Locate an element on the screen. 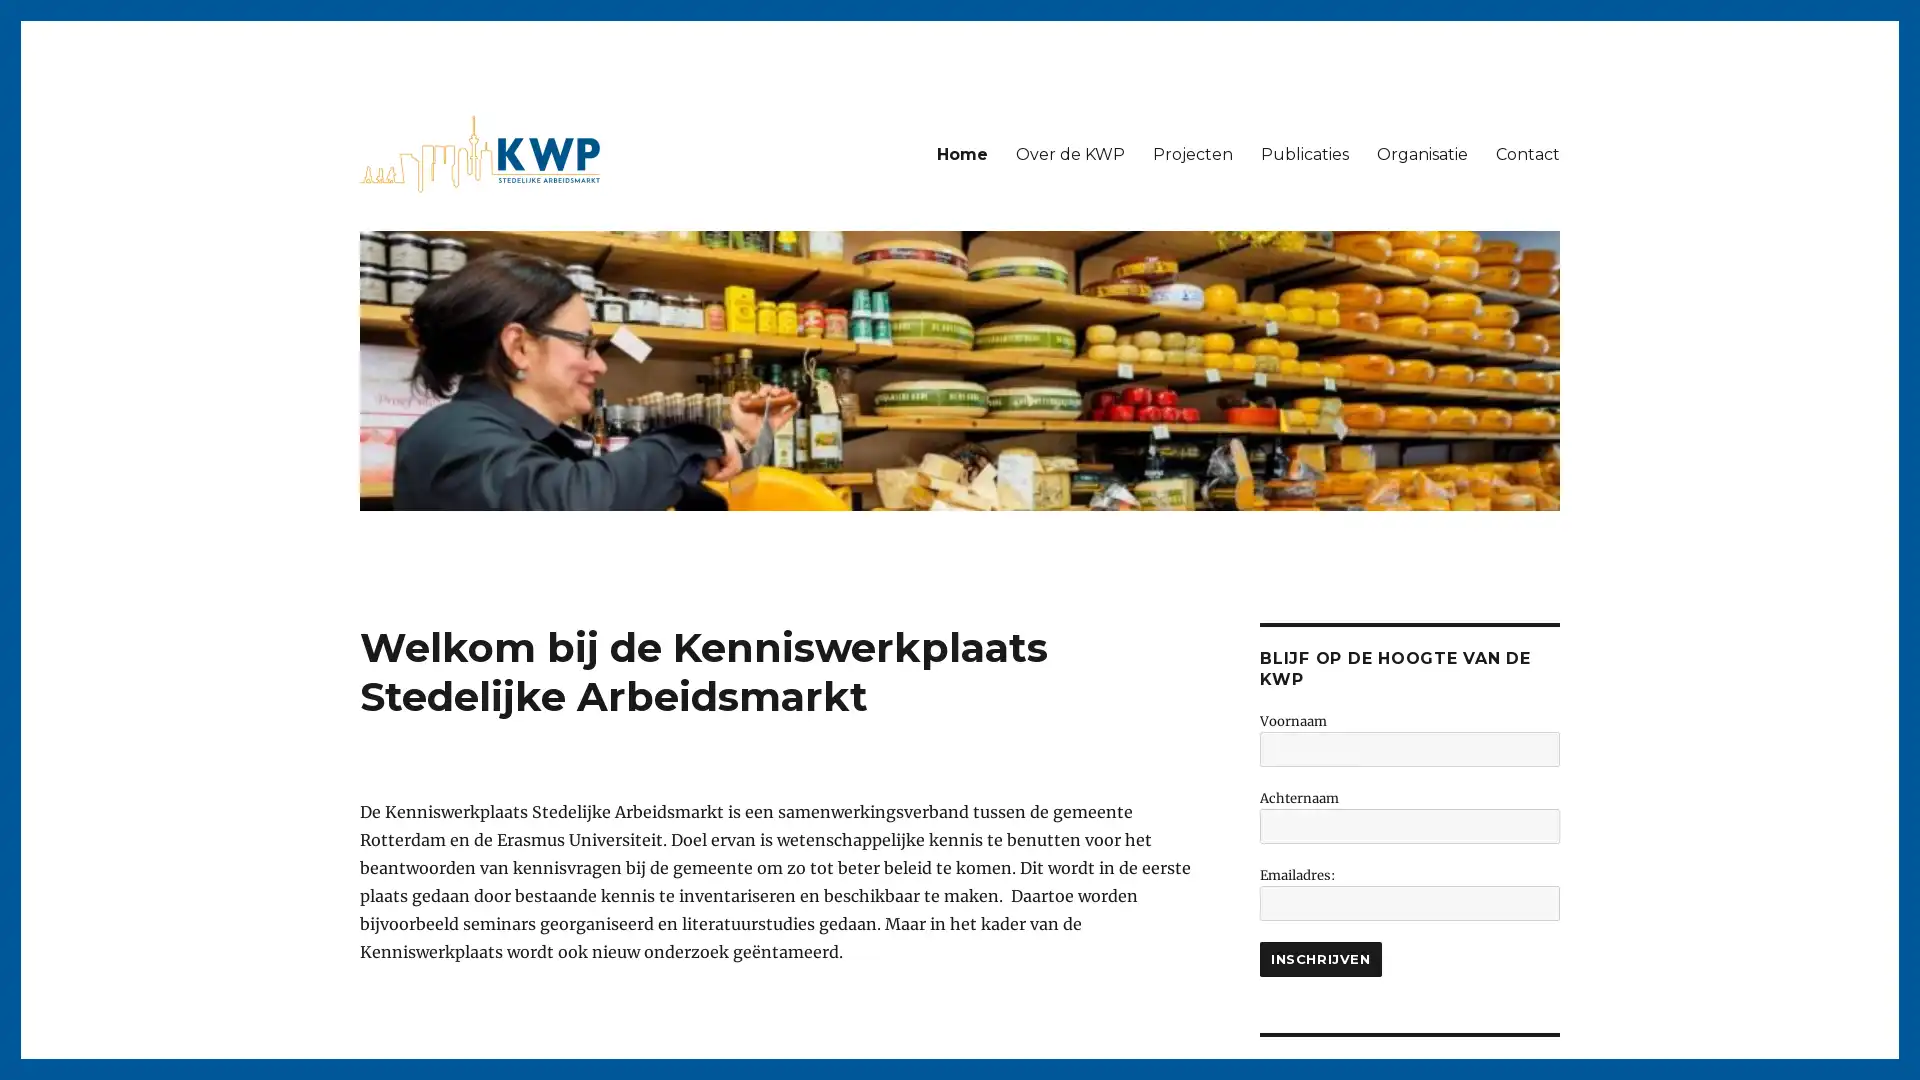 This screenshot has height=1080, width=1920. Inschrijven is located at coordinates (1320, 958).